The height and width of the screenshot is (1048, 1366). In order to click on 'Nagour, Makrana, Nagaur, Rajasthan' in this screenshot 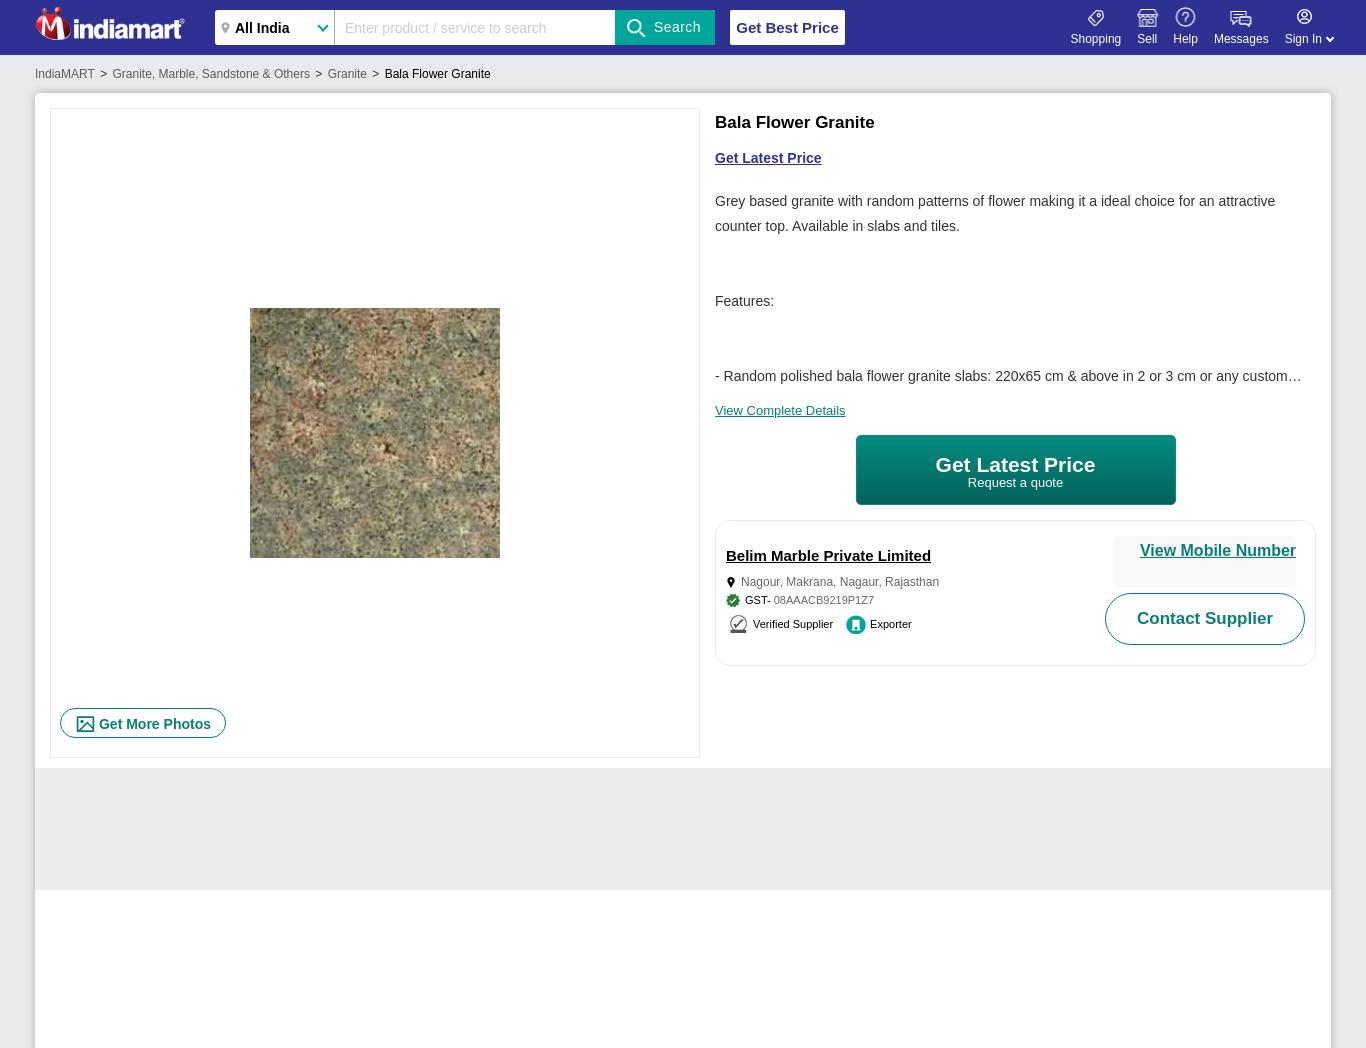, I will do `click(838, 581)`.